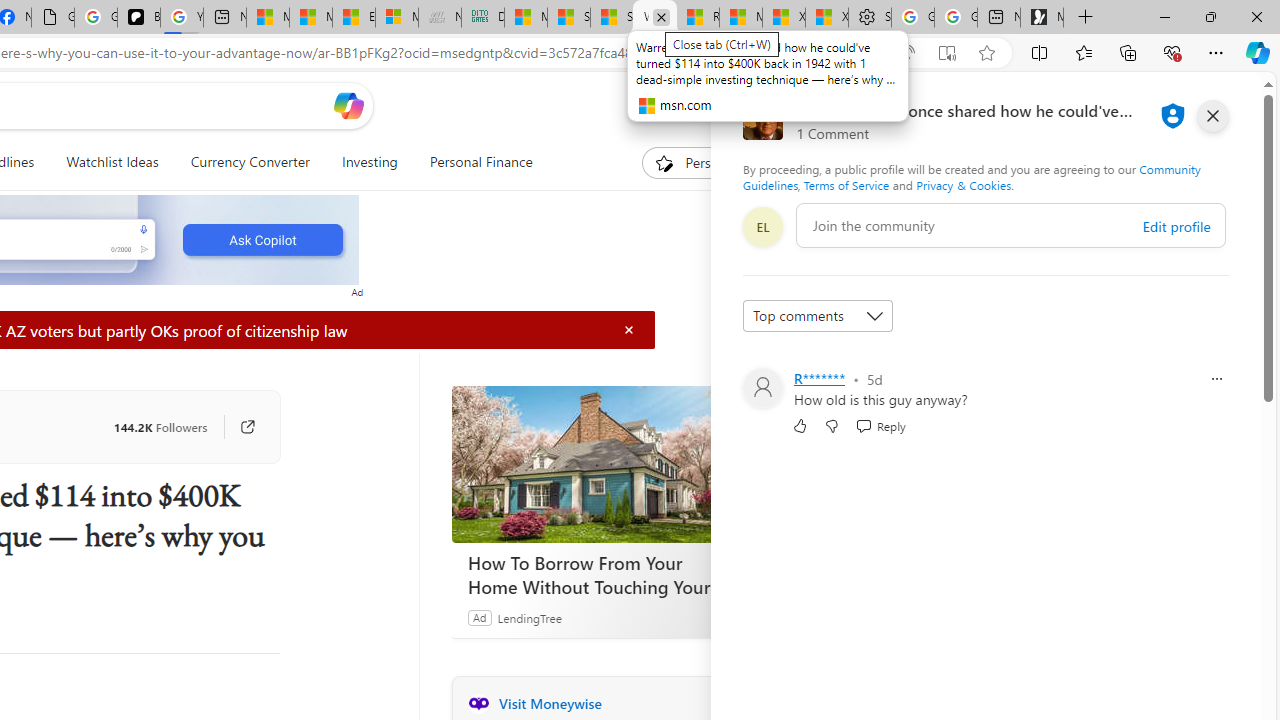 The width and height of the screenshot is (1280, 720). Describe the element at coordinates (249, 162) in the screenshot. I see `'Currency Converter'` at that location.